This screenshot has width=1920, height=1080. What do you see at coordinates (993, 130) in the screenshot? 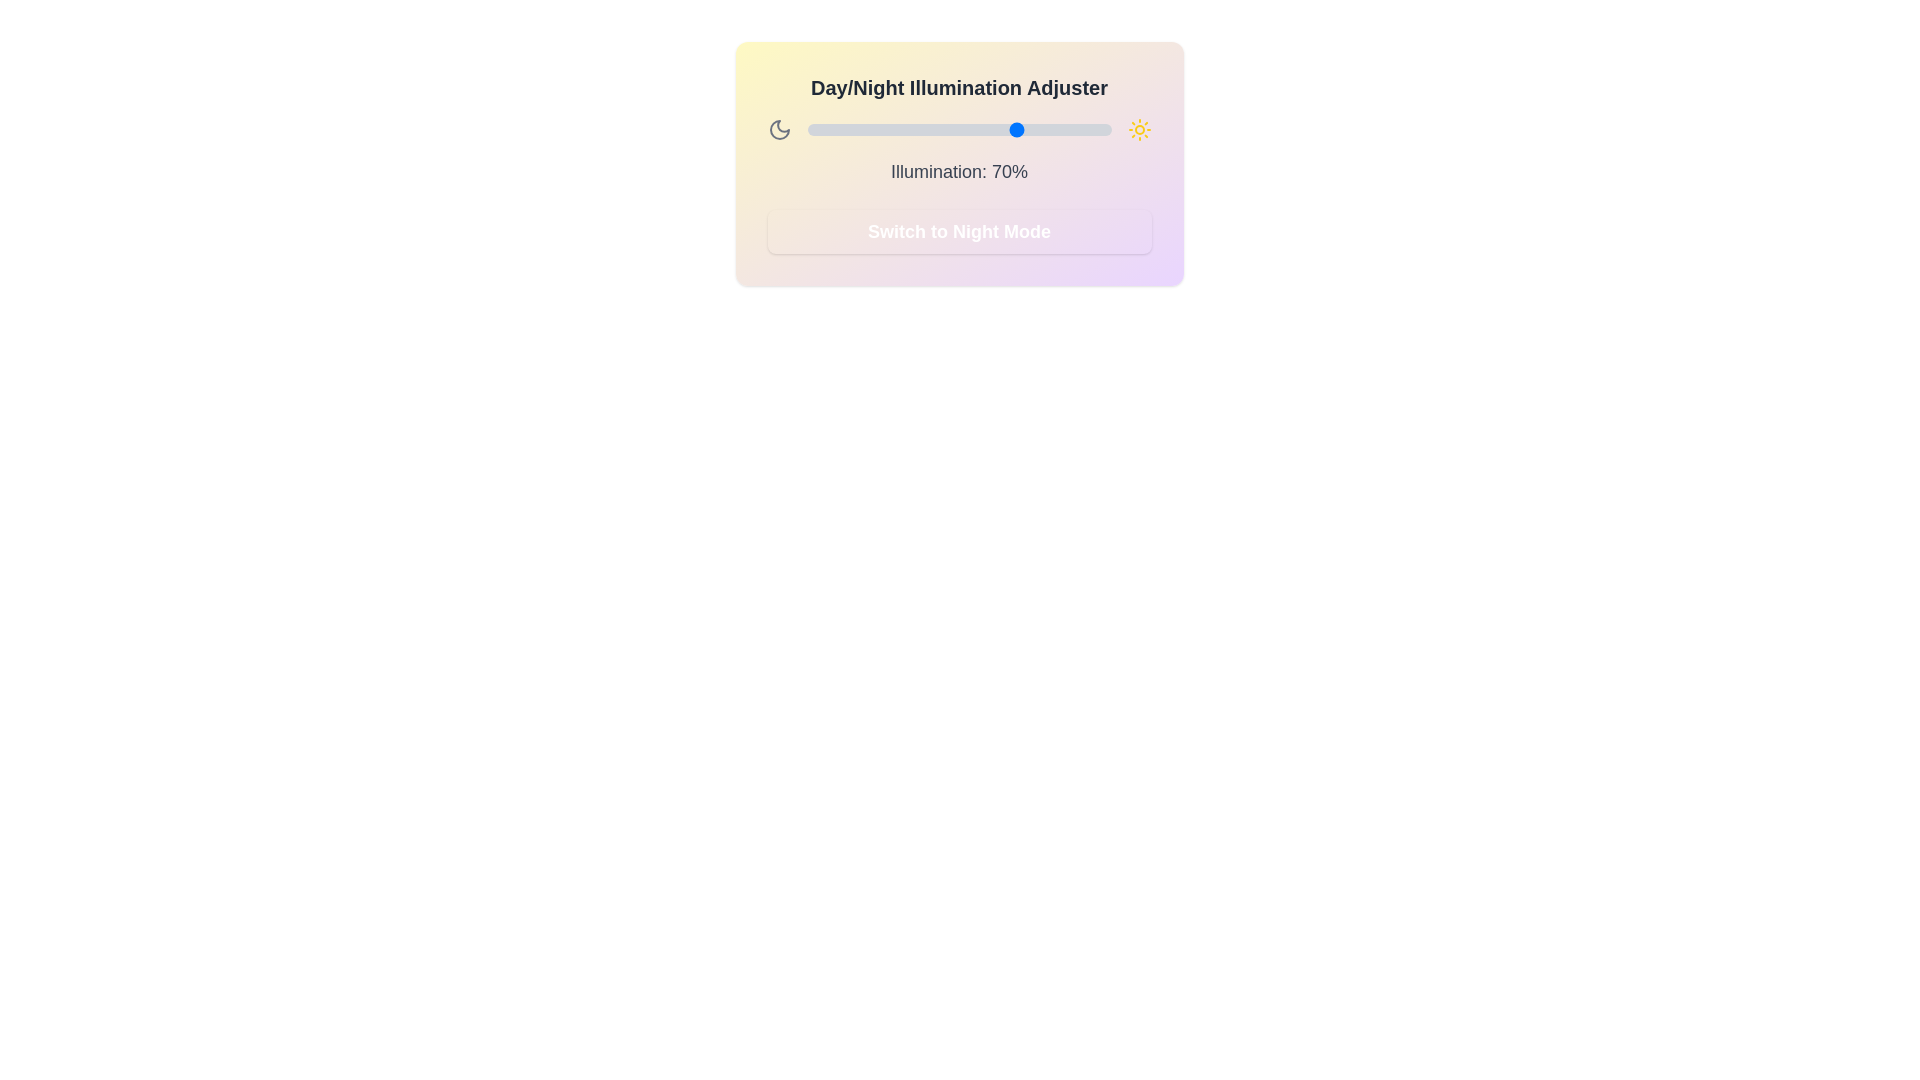
I see `the illumination level to 61% by dragging the slider` at bounding box center [993, 130].